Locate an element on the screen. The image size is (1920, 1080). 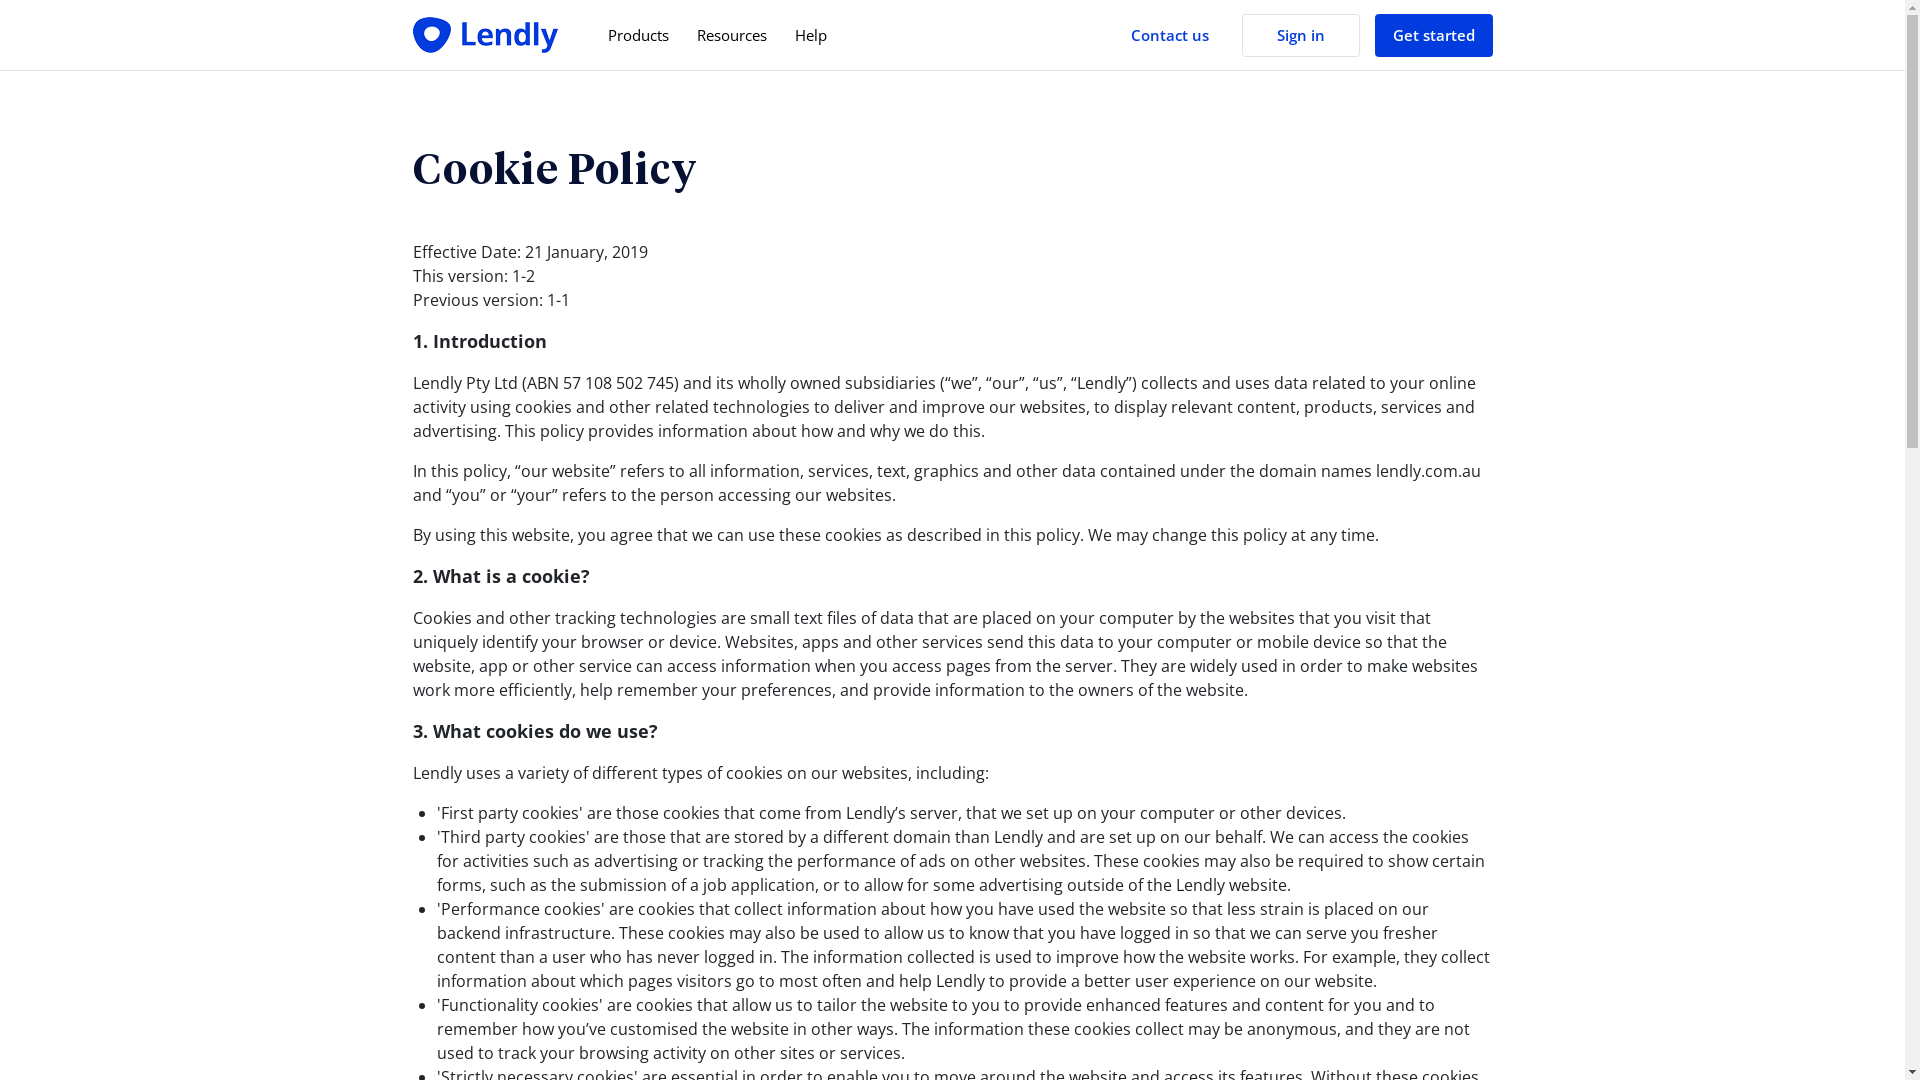
'Sign in' is located at coordinates (1300, 35).